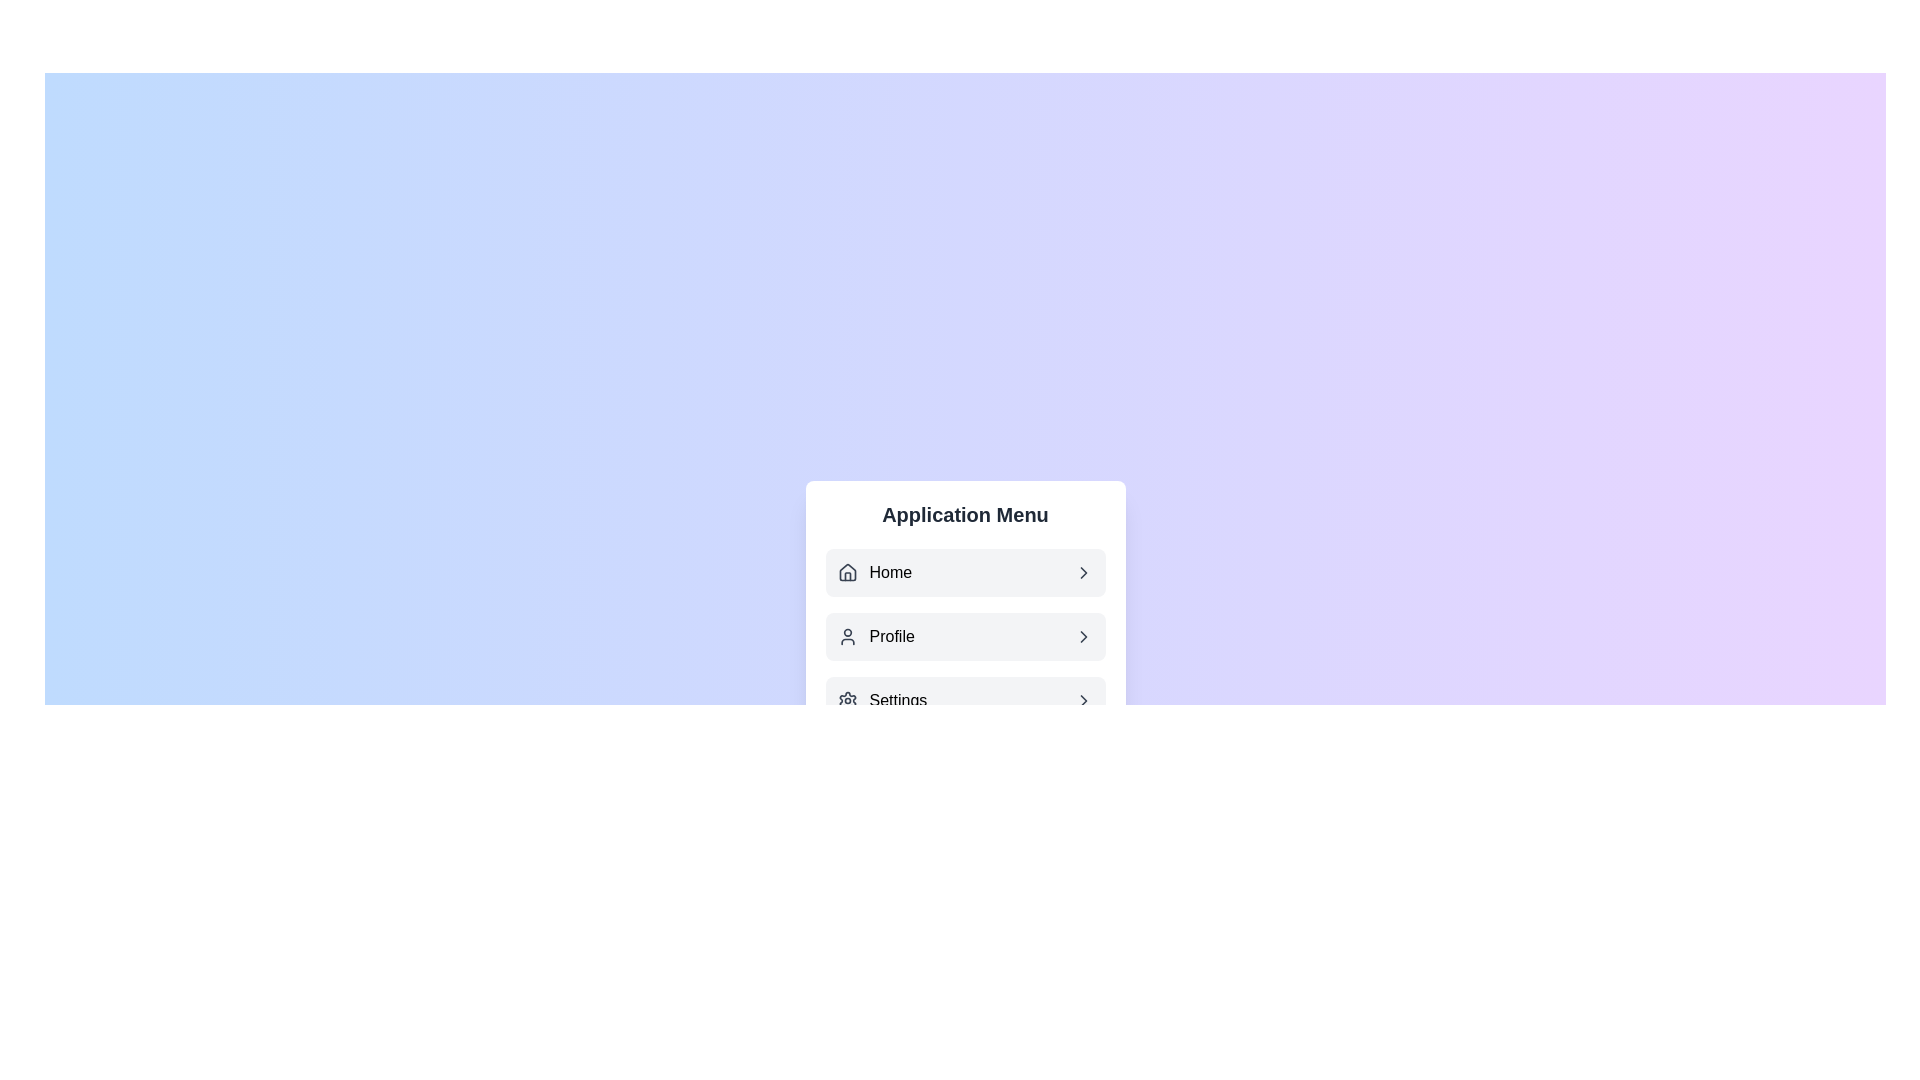  What do you see at coordinates (876, 636) in the screenshot?
I see `the 'Profile' navigation button, which is the second item in the vertical menu` at bounding box center [876, 636].